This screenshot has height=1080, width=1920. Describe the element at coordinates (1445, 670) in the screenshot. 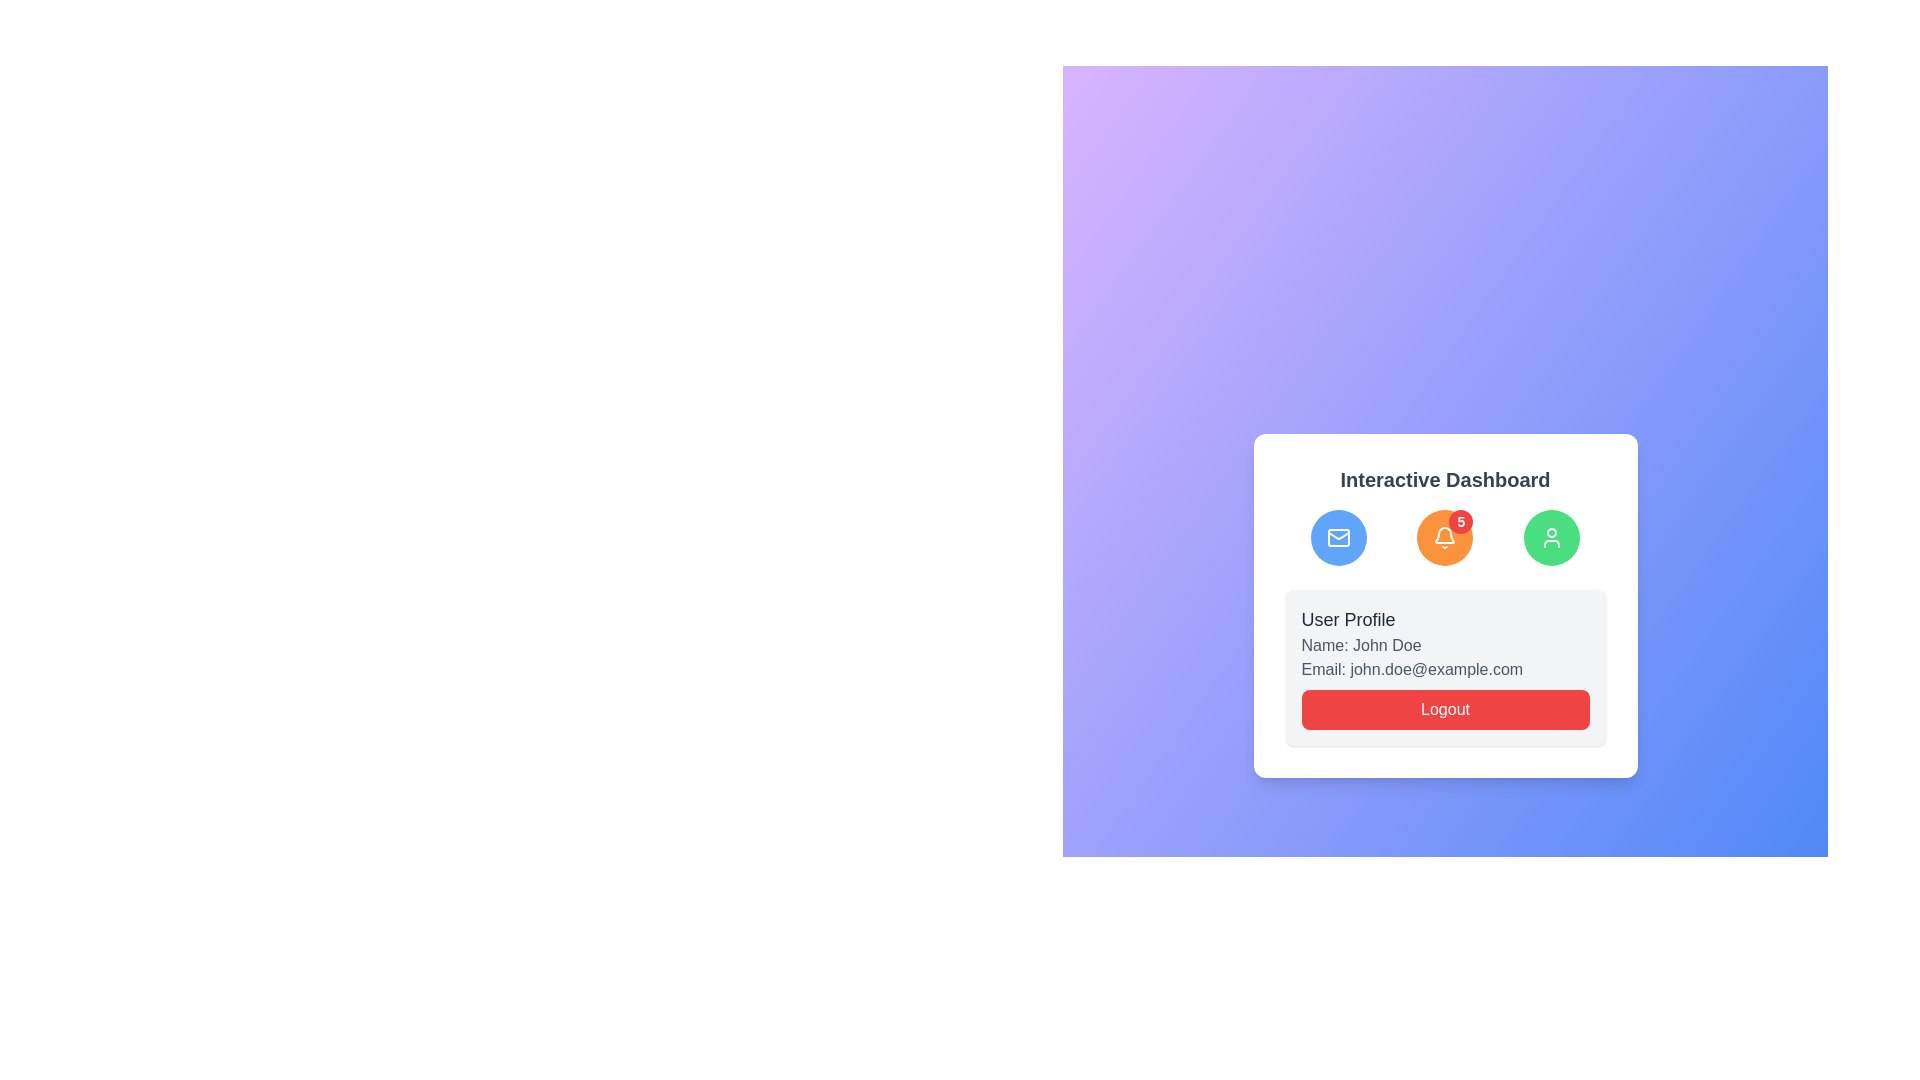

I see `the static text display that shows the user's email address, located below 'Name: John Doe' and above the 'Logout' button in the user profile card` at that location.